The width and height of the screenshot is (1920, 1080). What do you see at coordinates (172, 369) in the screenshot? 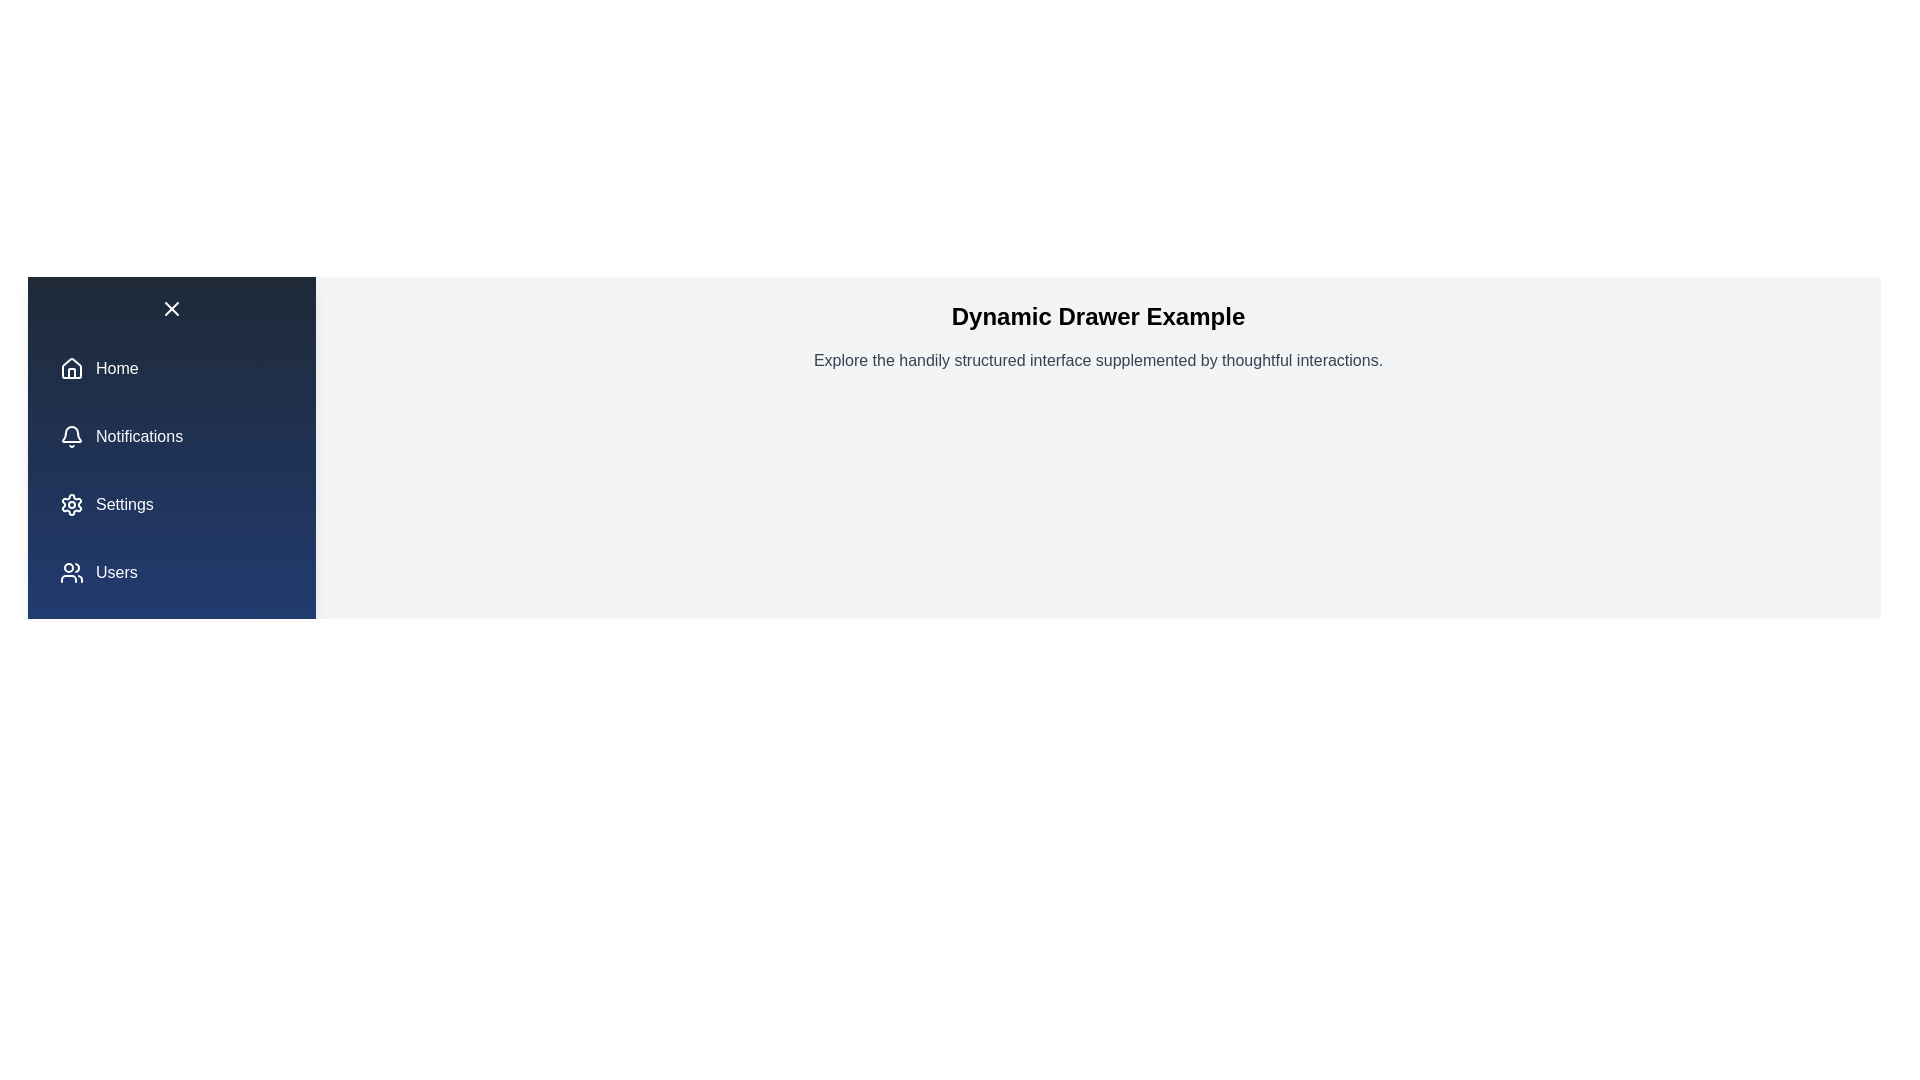
I see `the menu item labeled Home` at bounding box center [172, 369].